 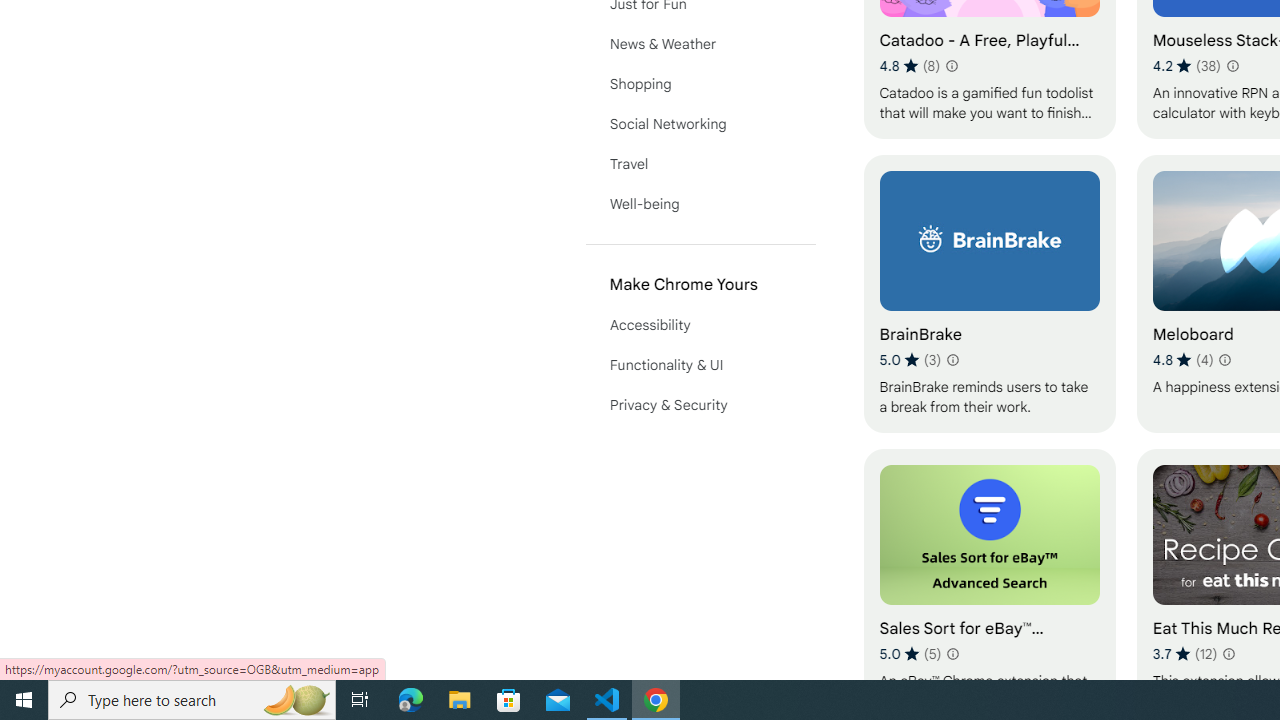 What do you see at coordinates (700, 82) in the screenshot?
I see `'Shopping'` at bounding box center [700, 82].